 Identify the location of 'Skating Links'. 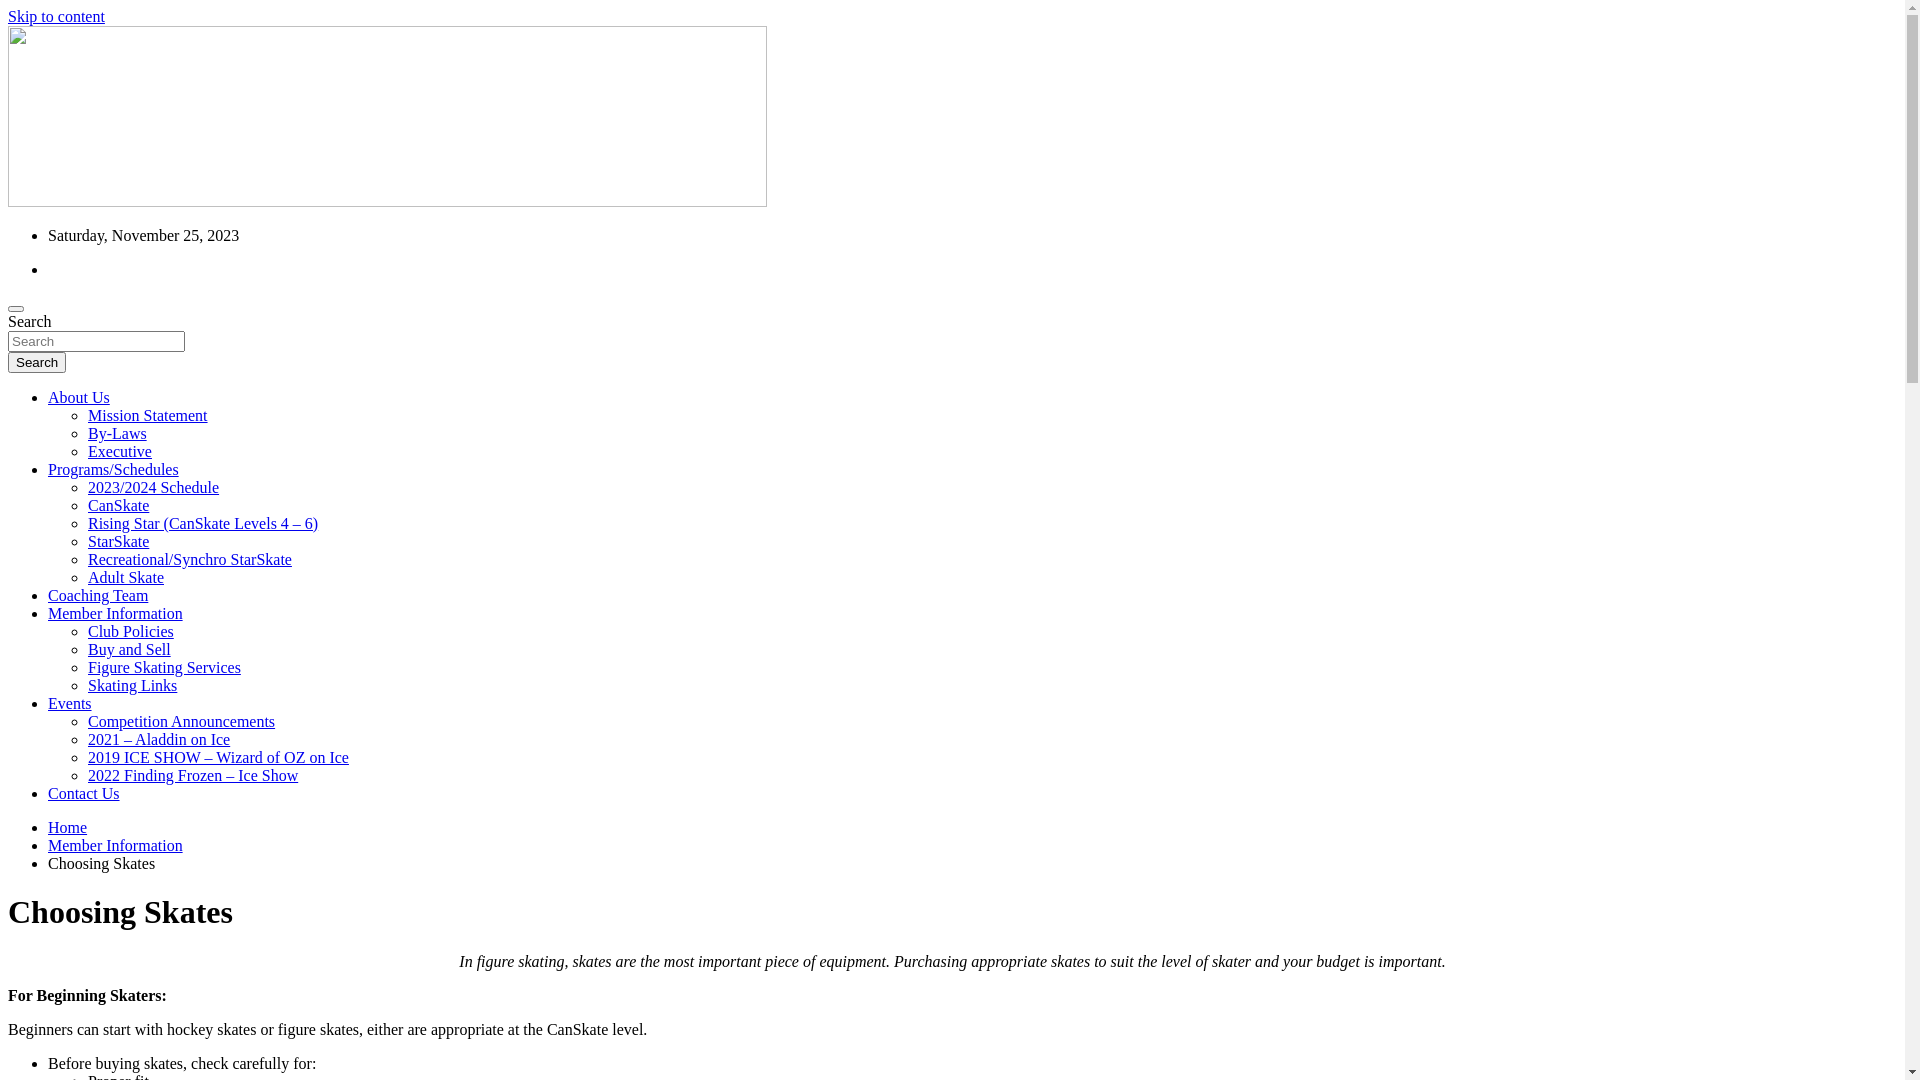
(131, 684).